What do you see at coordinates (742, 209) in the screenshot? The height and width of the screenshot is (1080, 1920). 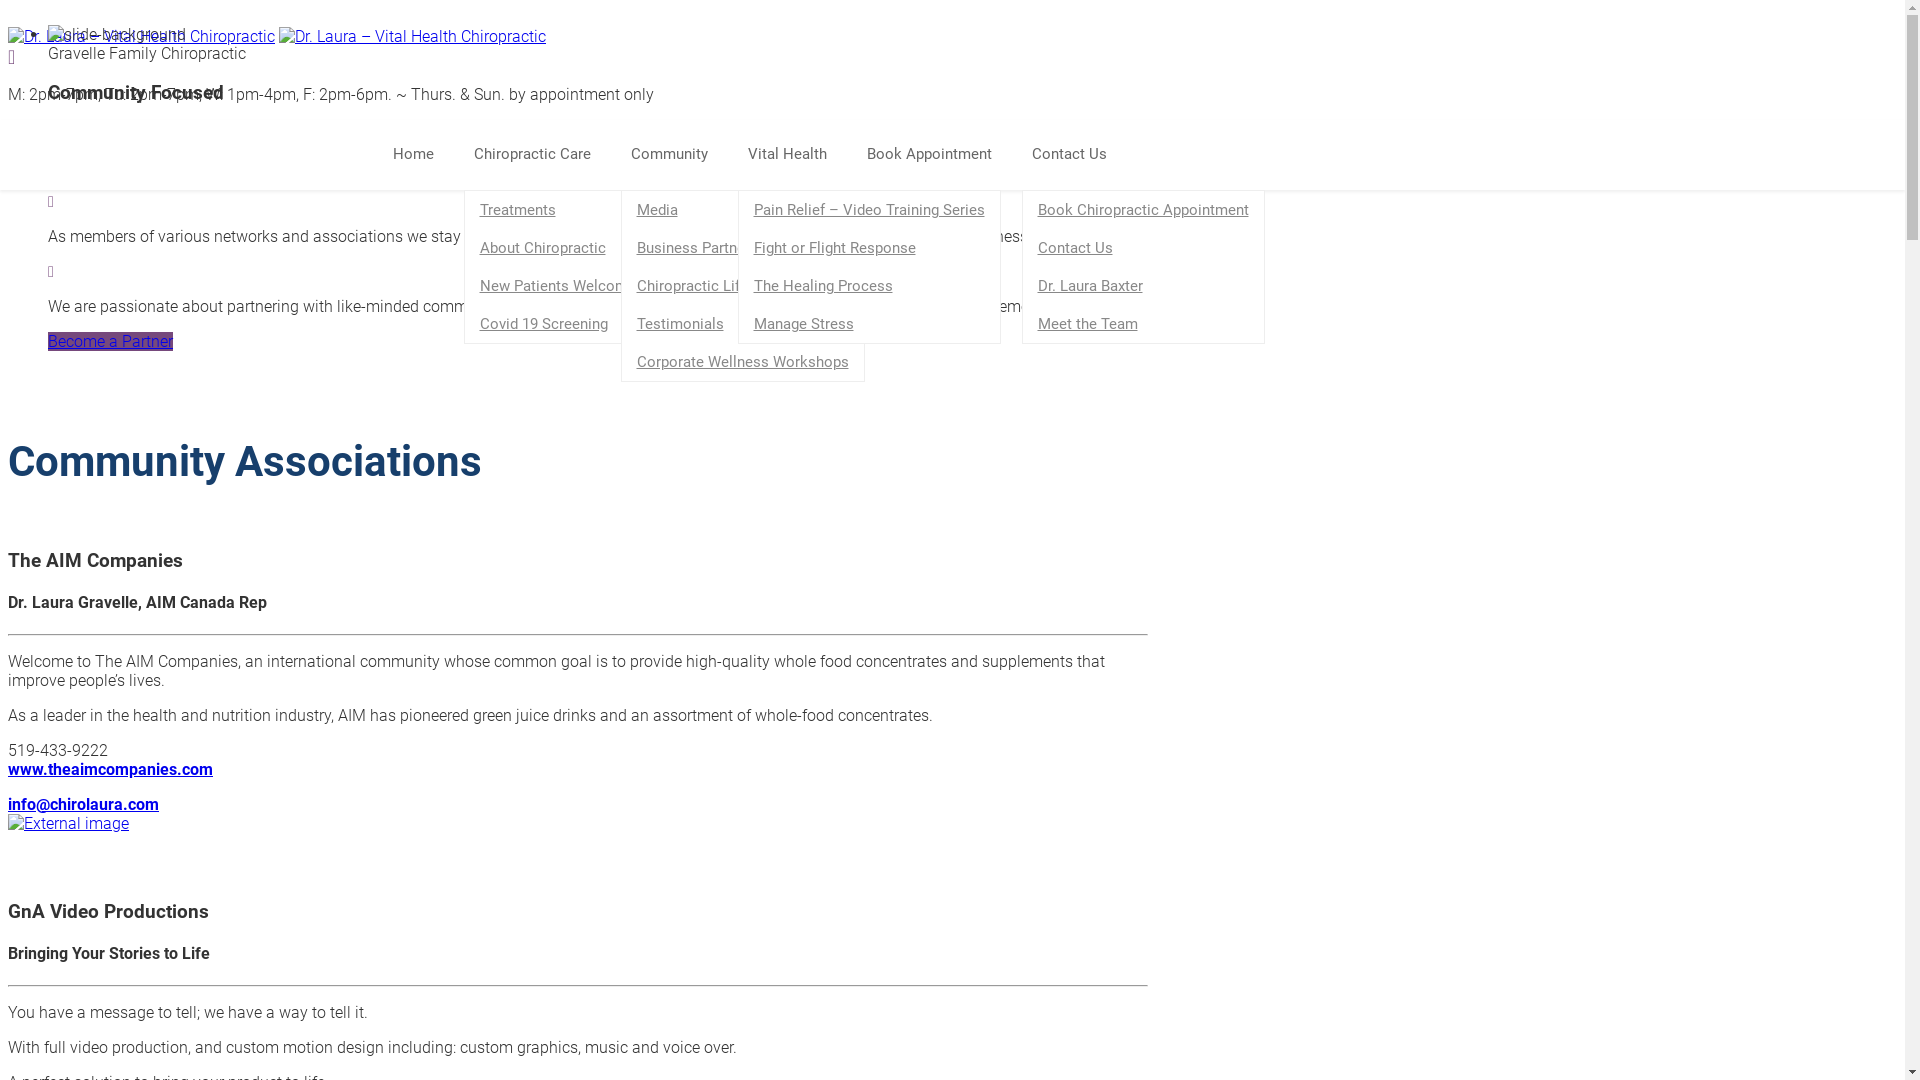 I see `'Media'` at bounding box center [742, 209].